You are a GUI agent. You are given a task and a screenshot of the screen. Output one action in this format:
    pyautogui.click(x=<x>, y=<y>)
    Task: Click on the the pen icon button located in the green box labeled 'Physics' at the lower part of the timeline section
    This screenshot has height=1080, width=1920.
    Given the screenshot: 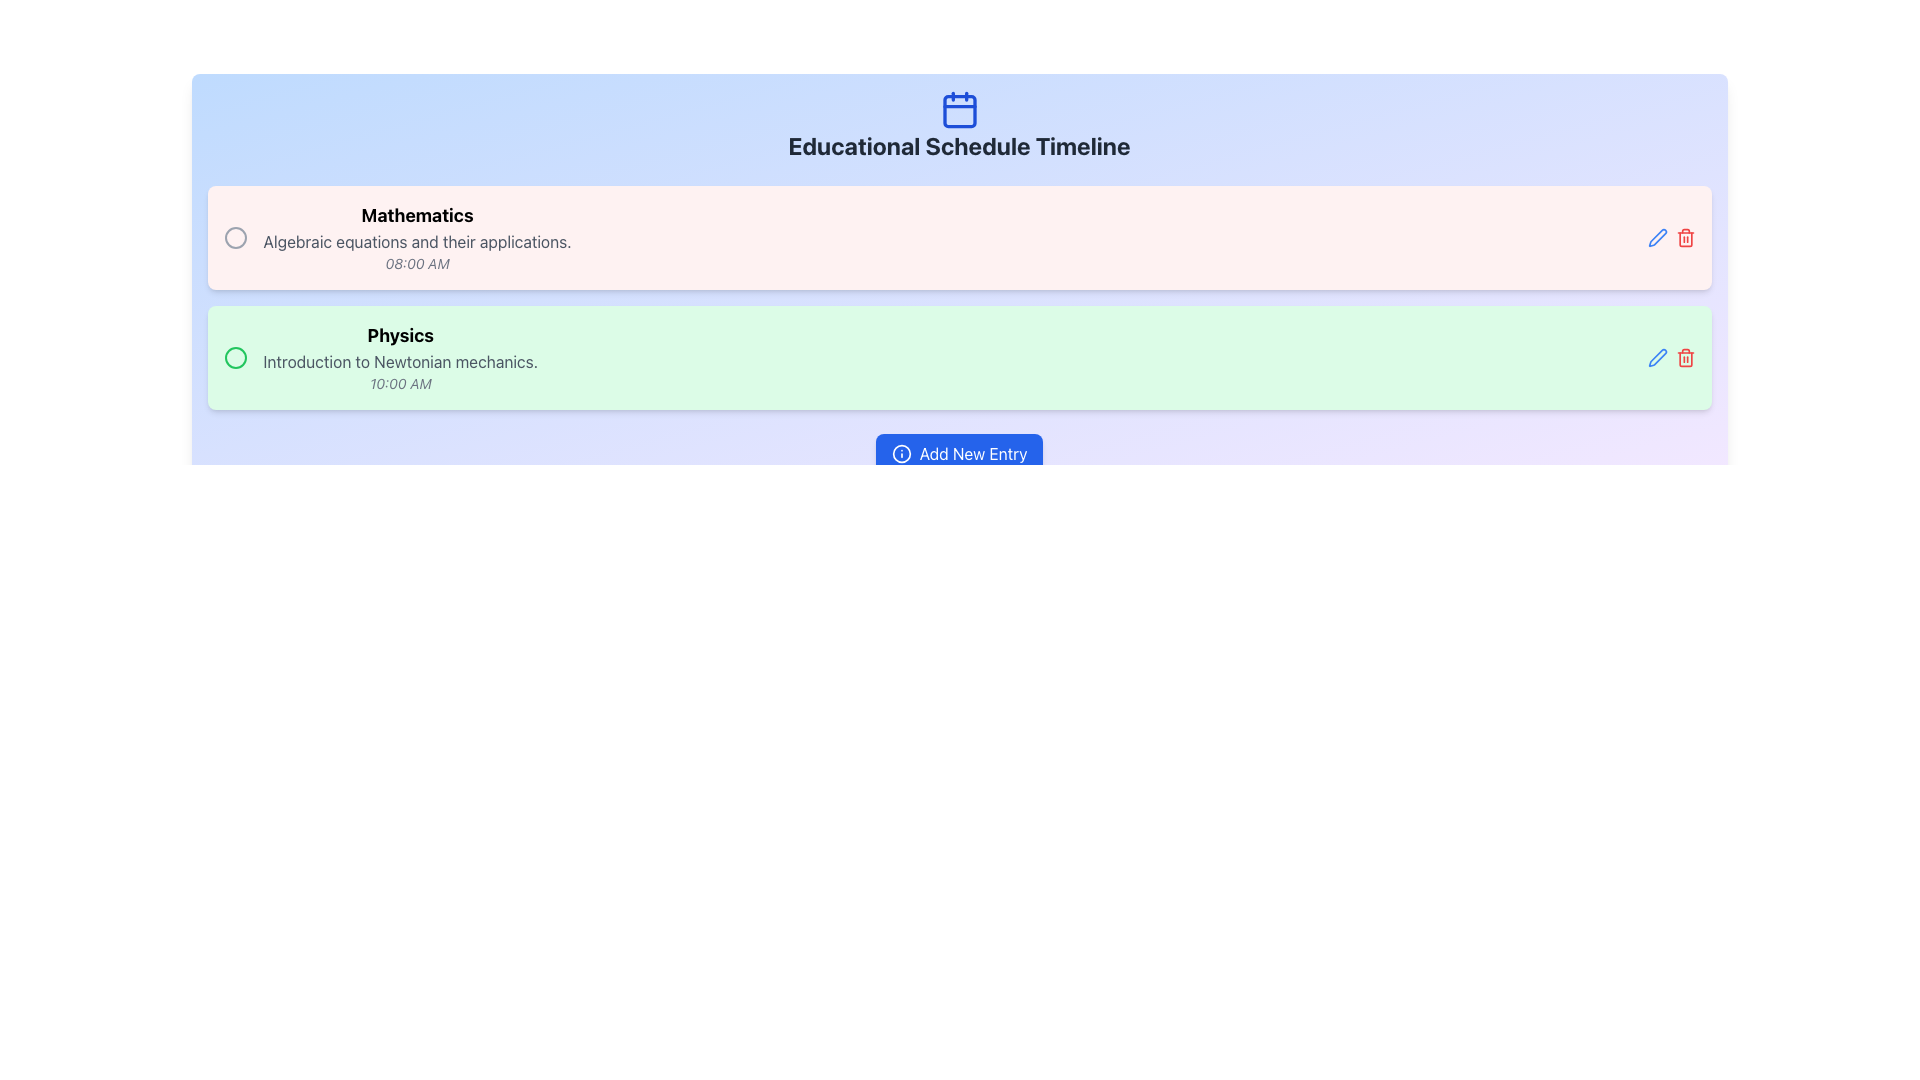 What is the action you would take?
    pyautogui.click(x=1657, y=357)
    